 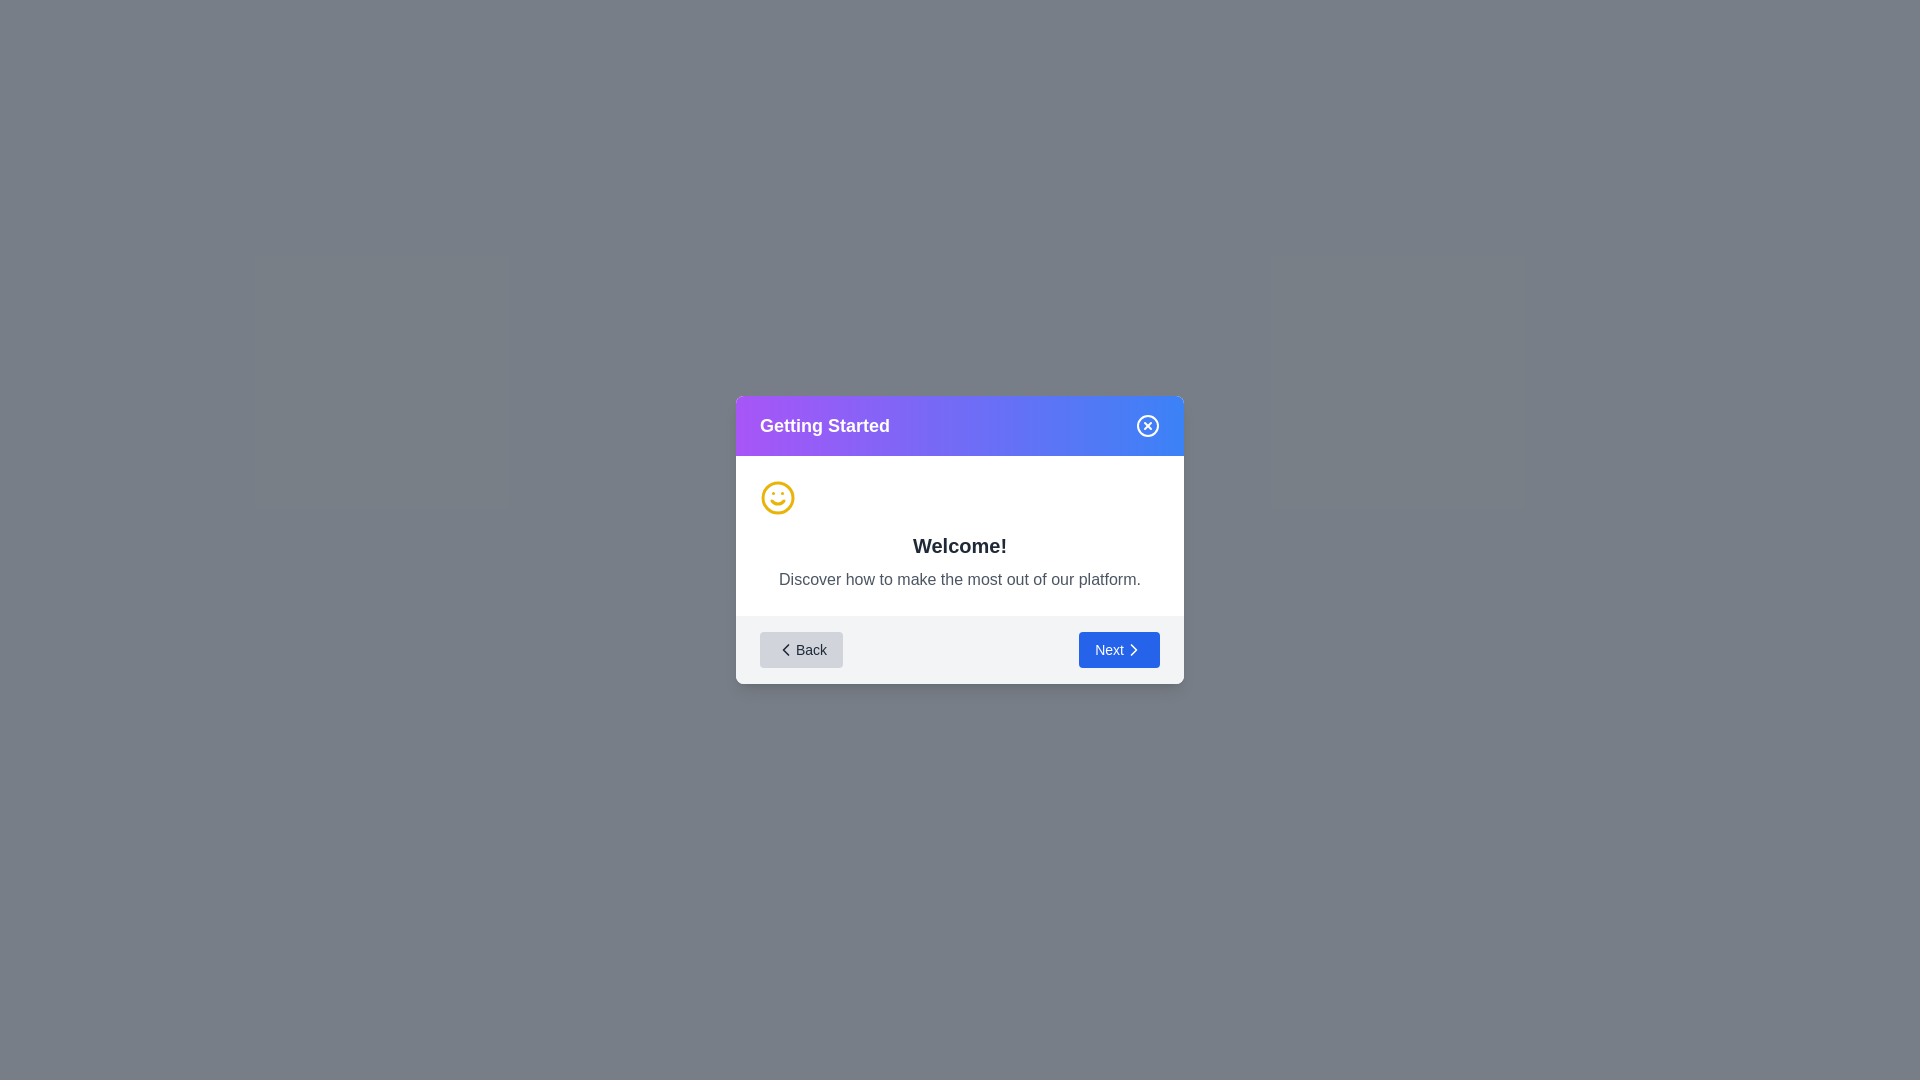 I want to click on the rightward chevron arrow icon located to the right of the 'Next' button at the bottom-right of the dialog box, so click(x=1133, y=650).